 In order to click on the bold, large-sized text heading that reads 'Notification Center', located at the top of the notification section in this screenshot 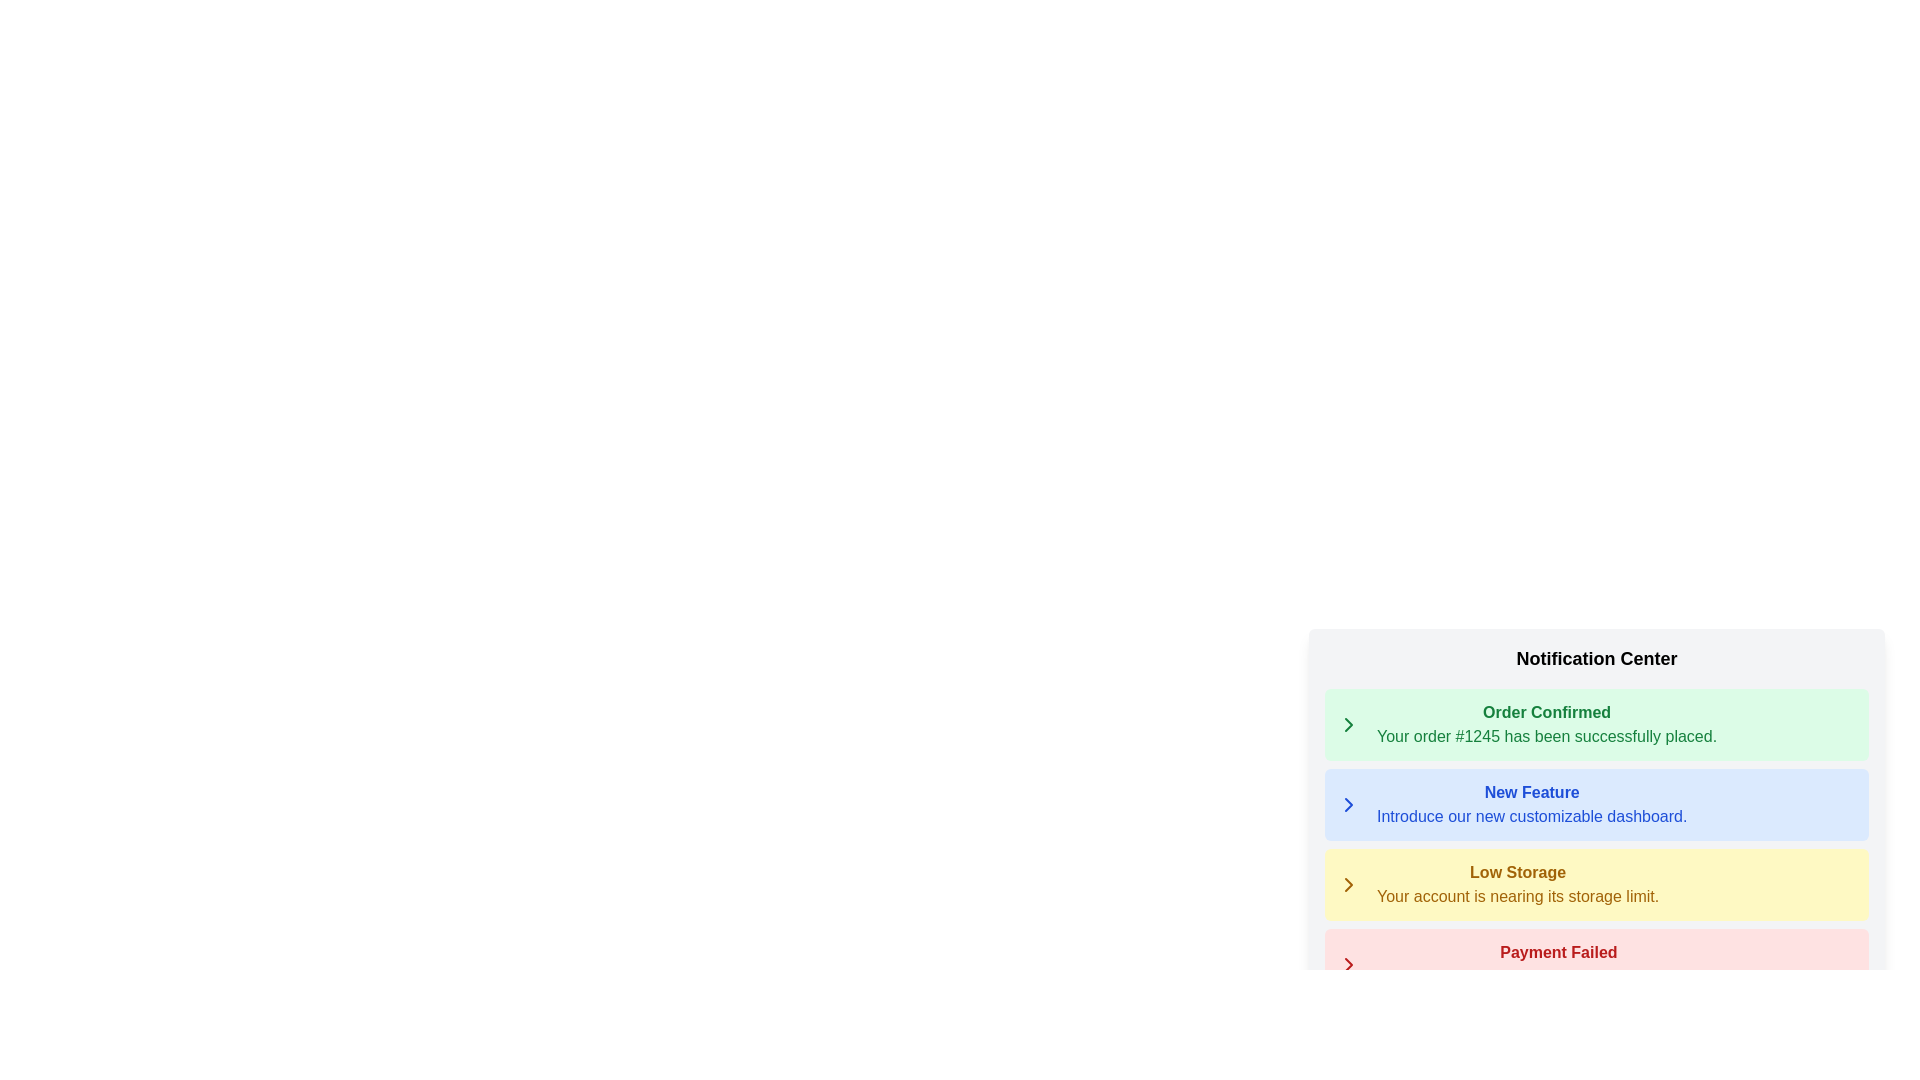, I will do `click(1596, 659)`.